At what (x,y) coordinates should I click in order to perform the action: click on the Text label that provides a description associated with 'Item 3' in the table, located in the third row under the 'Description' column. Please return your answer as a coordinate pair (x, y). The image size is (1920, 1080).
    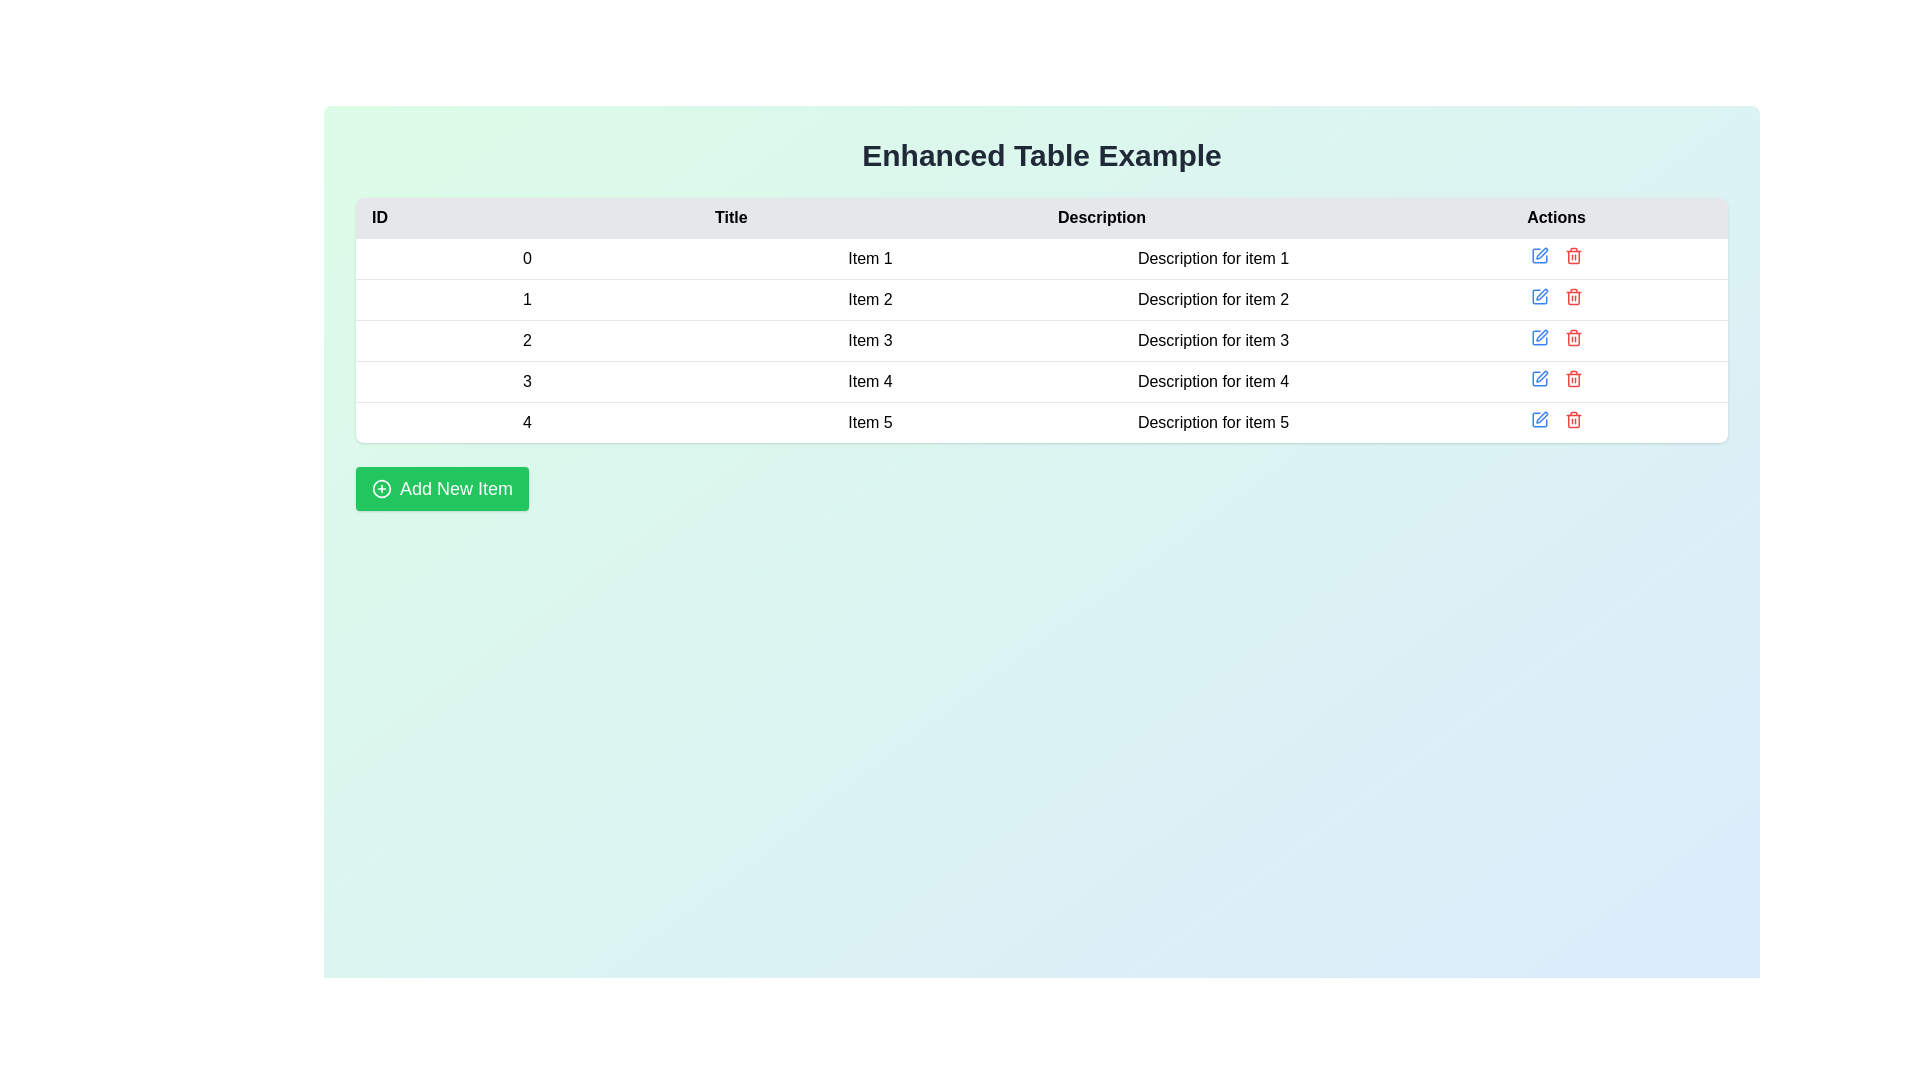
    Looking at the image, I should click on (1212, 339).